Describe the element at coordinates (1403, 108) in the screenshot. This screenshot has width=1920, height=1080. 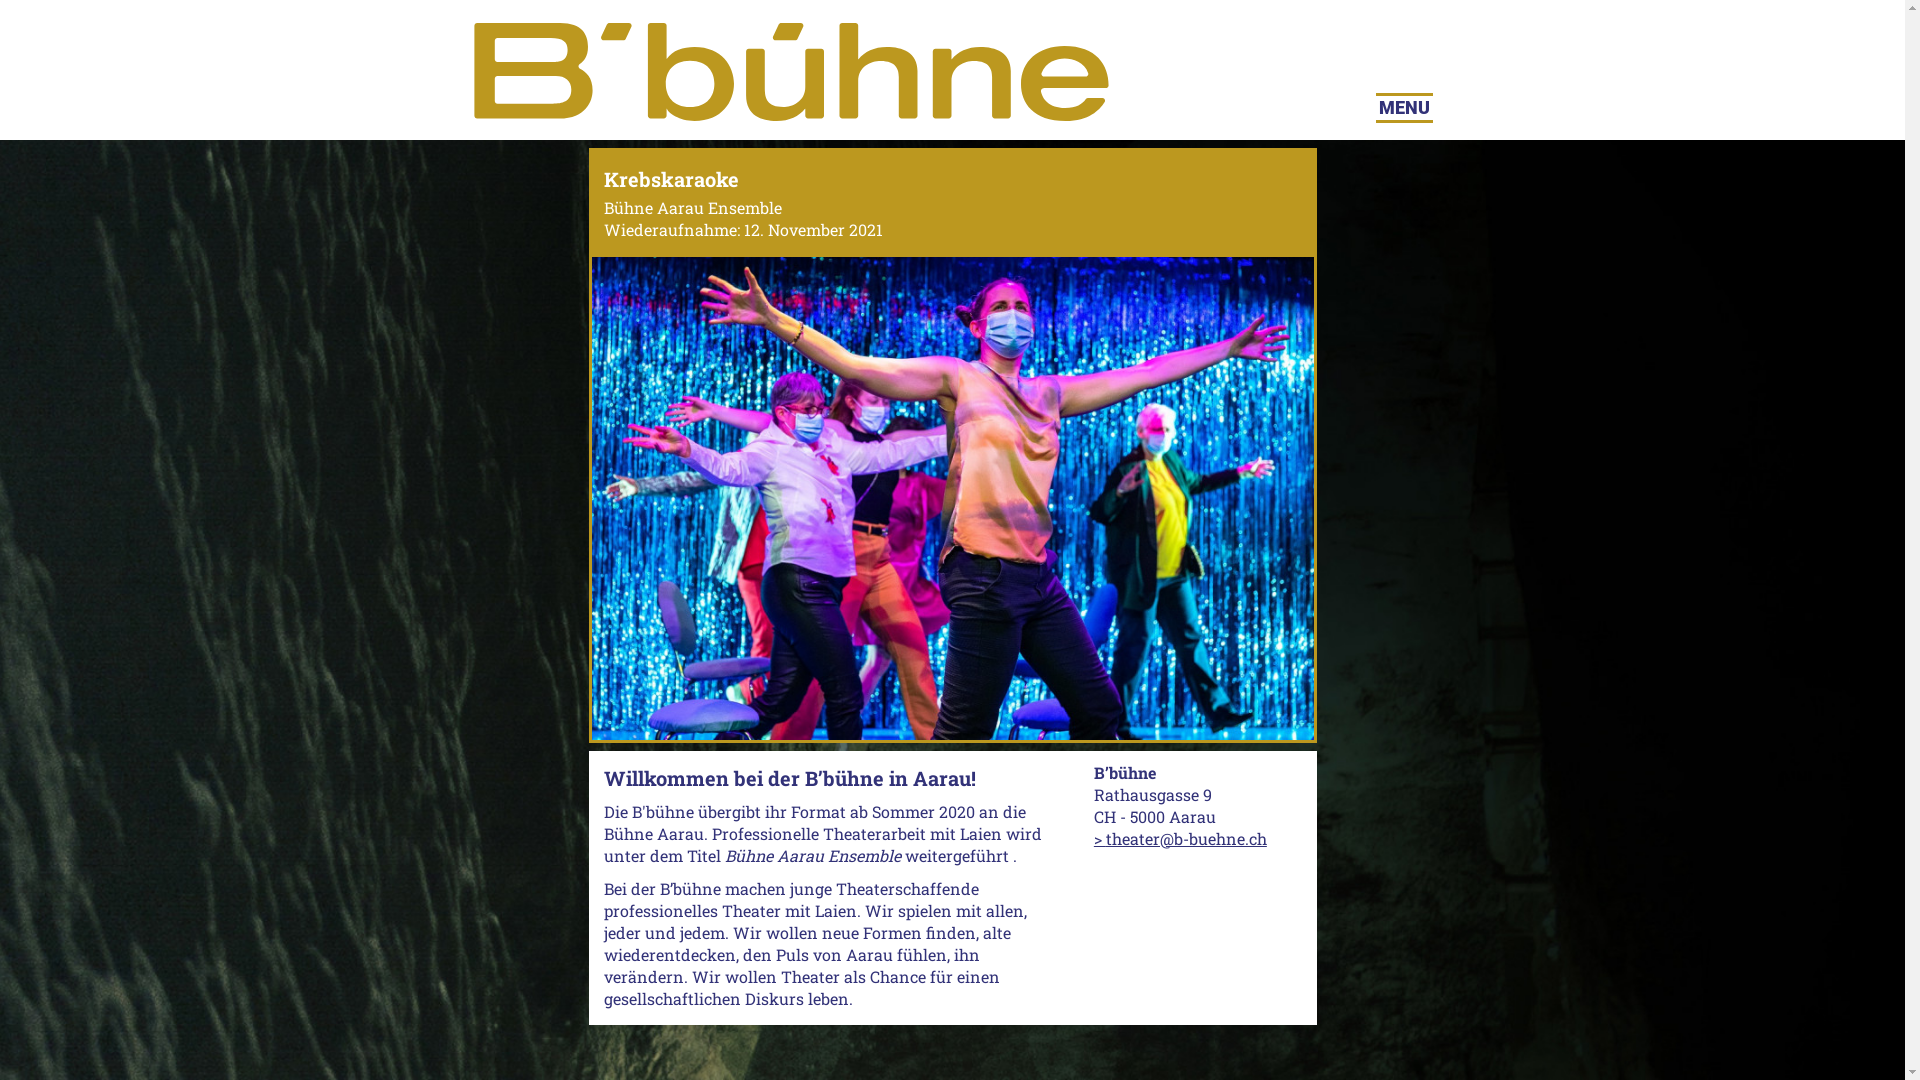
I see `'MENU'` at that location.